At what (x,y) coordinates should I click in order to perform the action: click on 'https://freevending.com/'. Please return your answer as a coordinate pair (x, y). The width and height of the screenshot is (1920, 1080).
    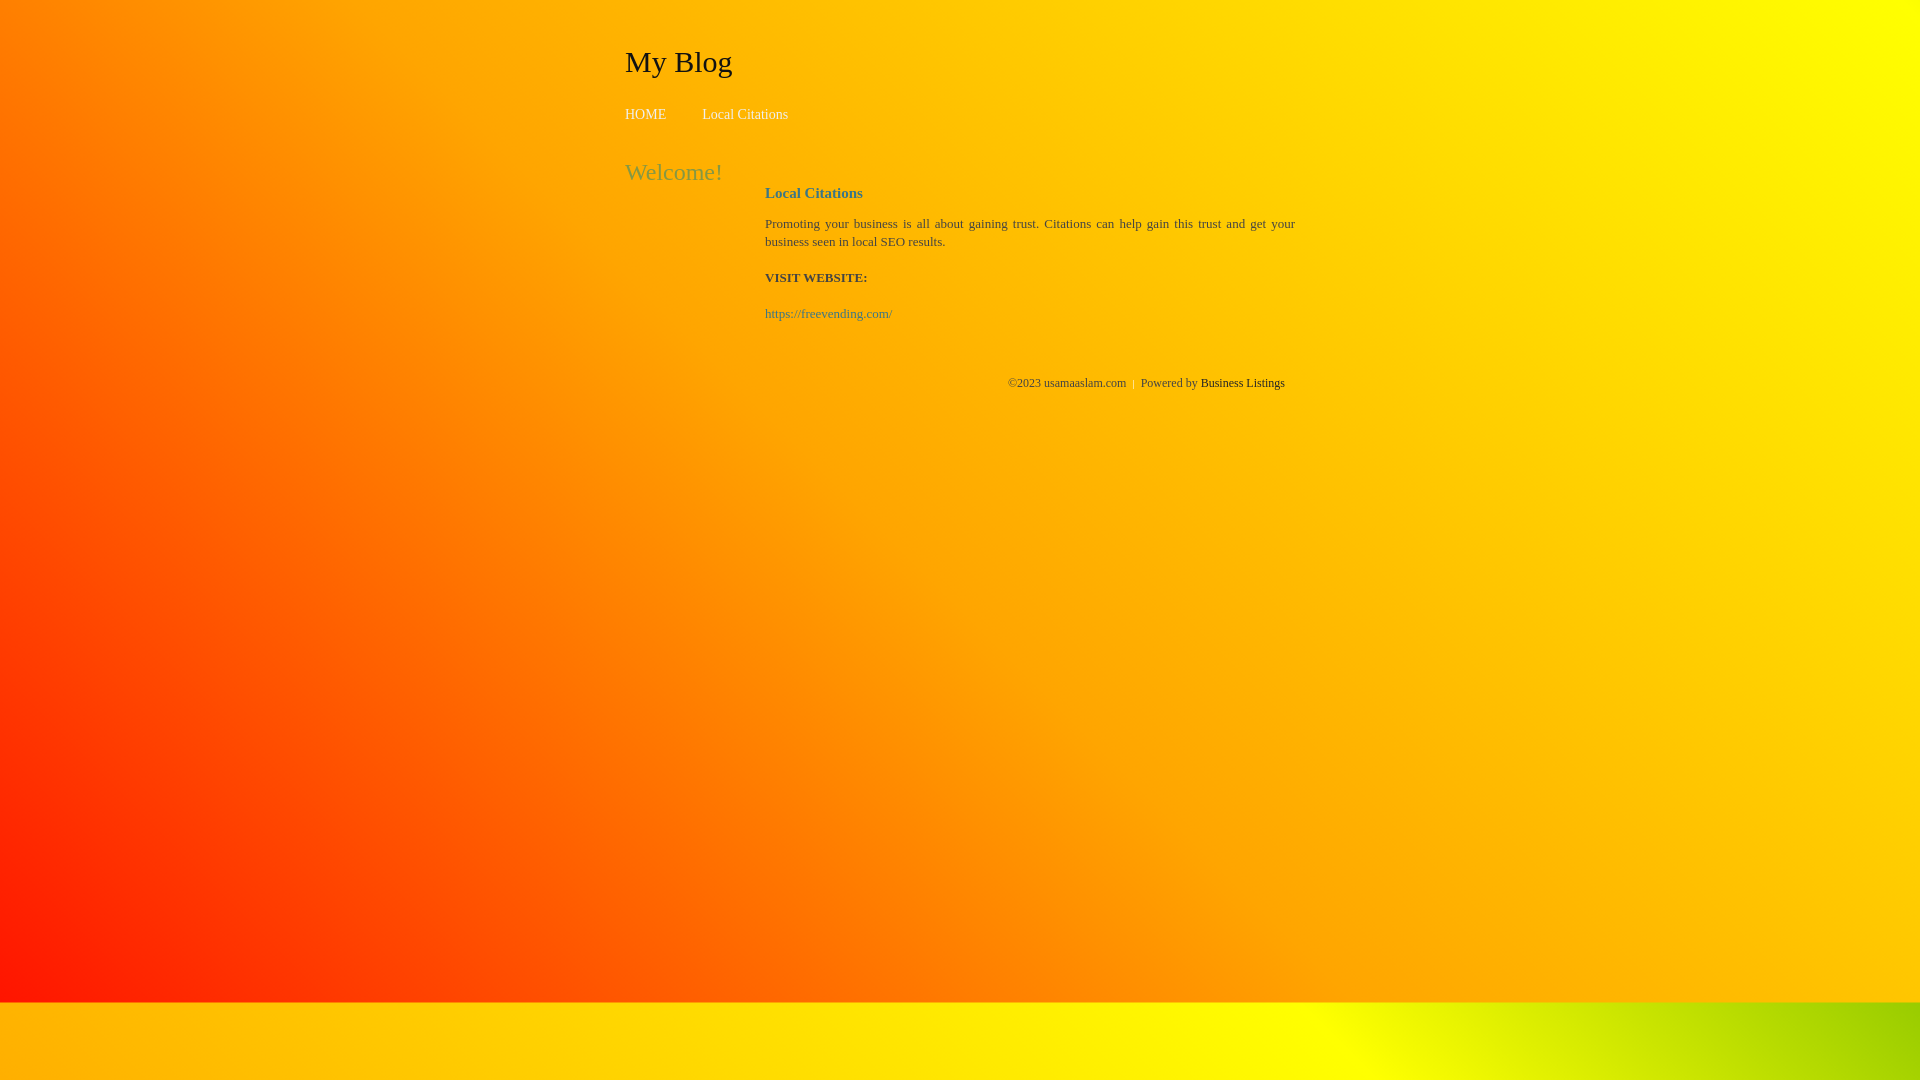
    Looking at the image, I should click on (828, 313).